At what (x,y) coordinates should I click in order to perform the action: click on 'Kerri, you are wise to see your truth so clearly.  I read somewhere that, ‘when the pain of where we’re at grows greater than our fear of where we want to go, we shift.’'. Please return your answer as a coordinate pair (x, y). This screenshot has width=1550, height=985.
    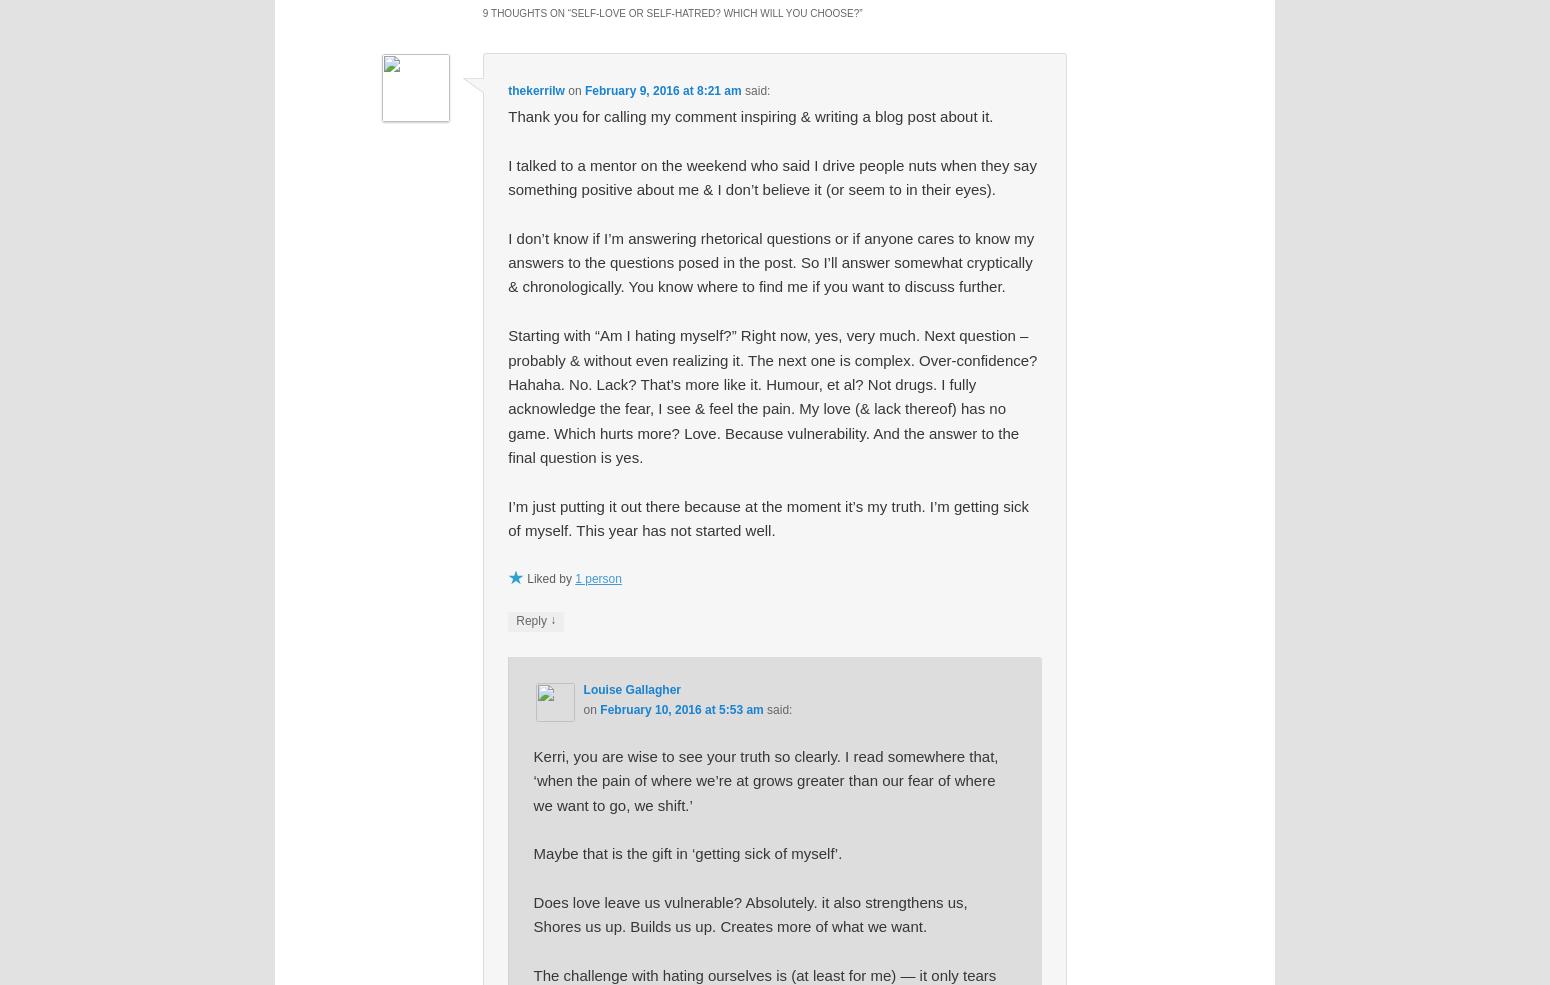
    Looking at the image, I should click on (765, 780).